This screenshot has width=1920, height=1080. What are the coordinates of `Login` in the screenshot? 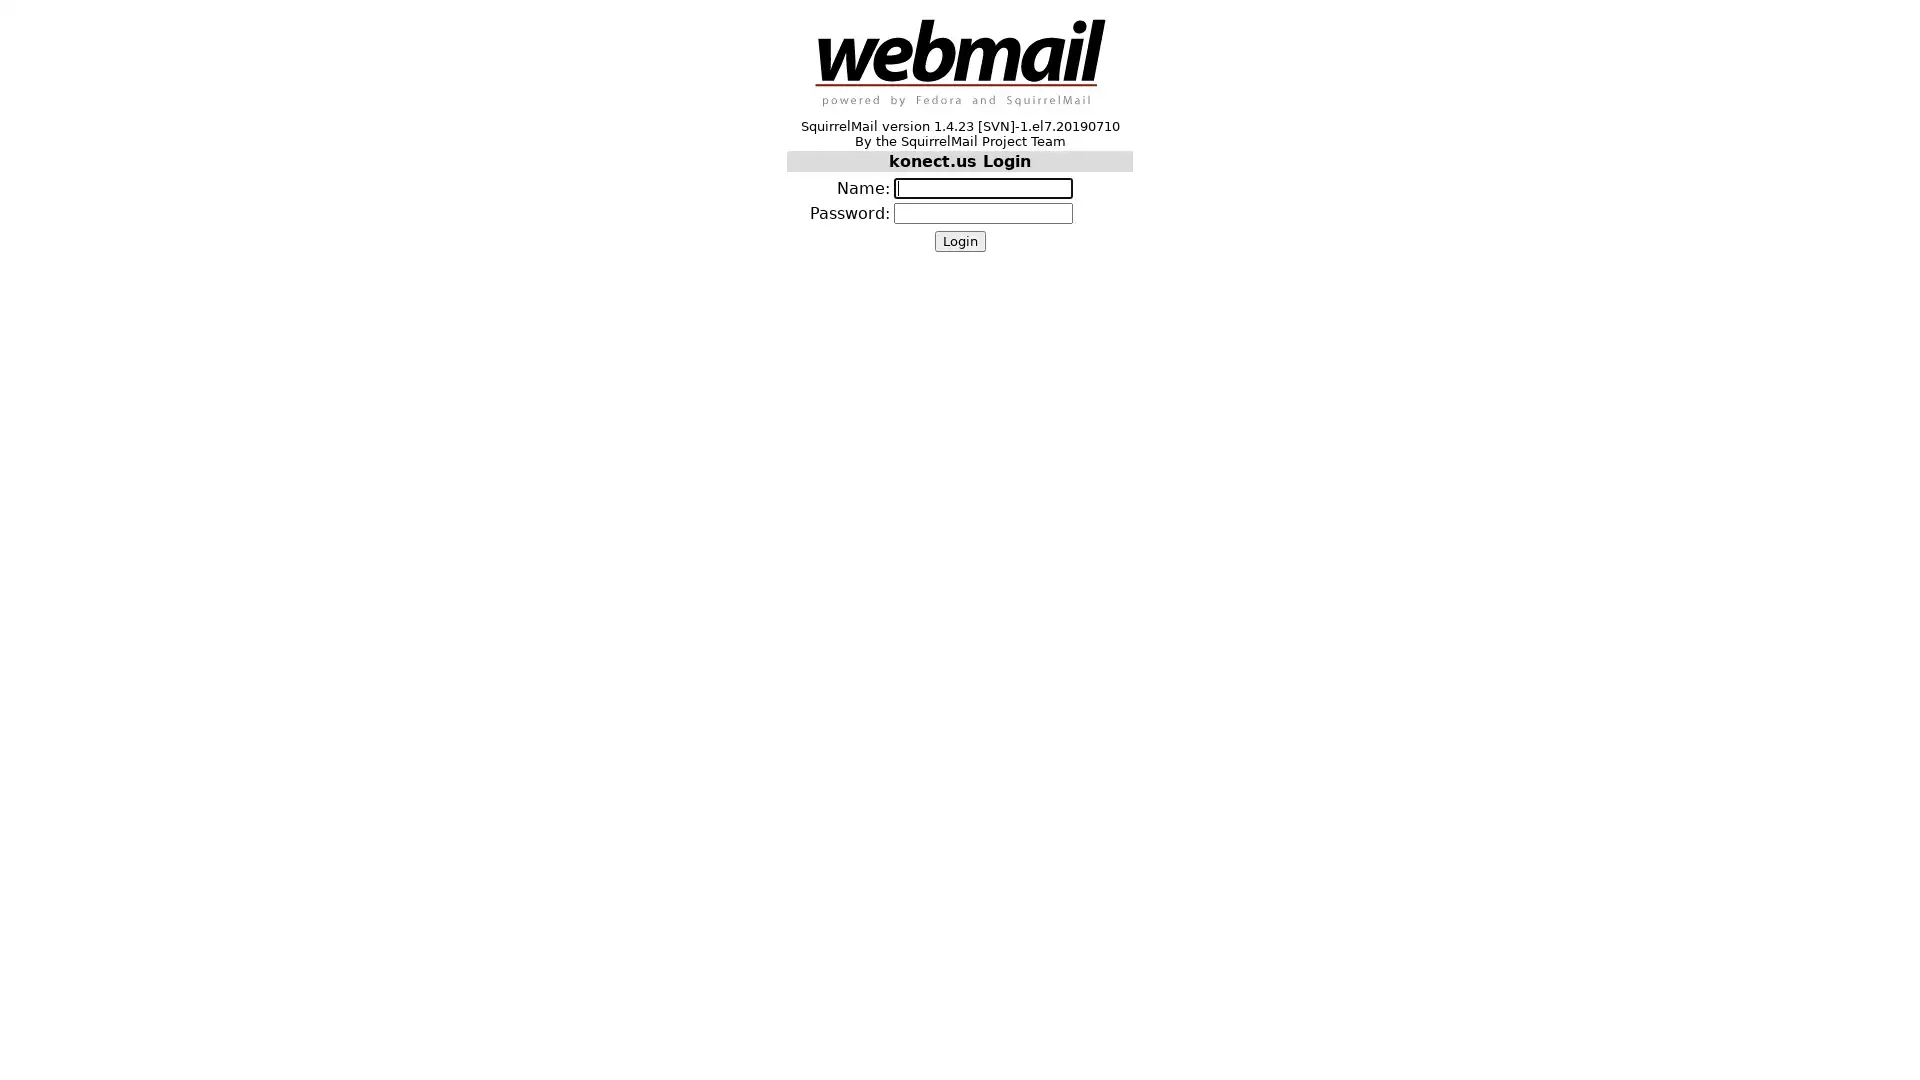 It's located at (958, 240).